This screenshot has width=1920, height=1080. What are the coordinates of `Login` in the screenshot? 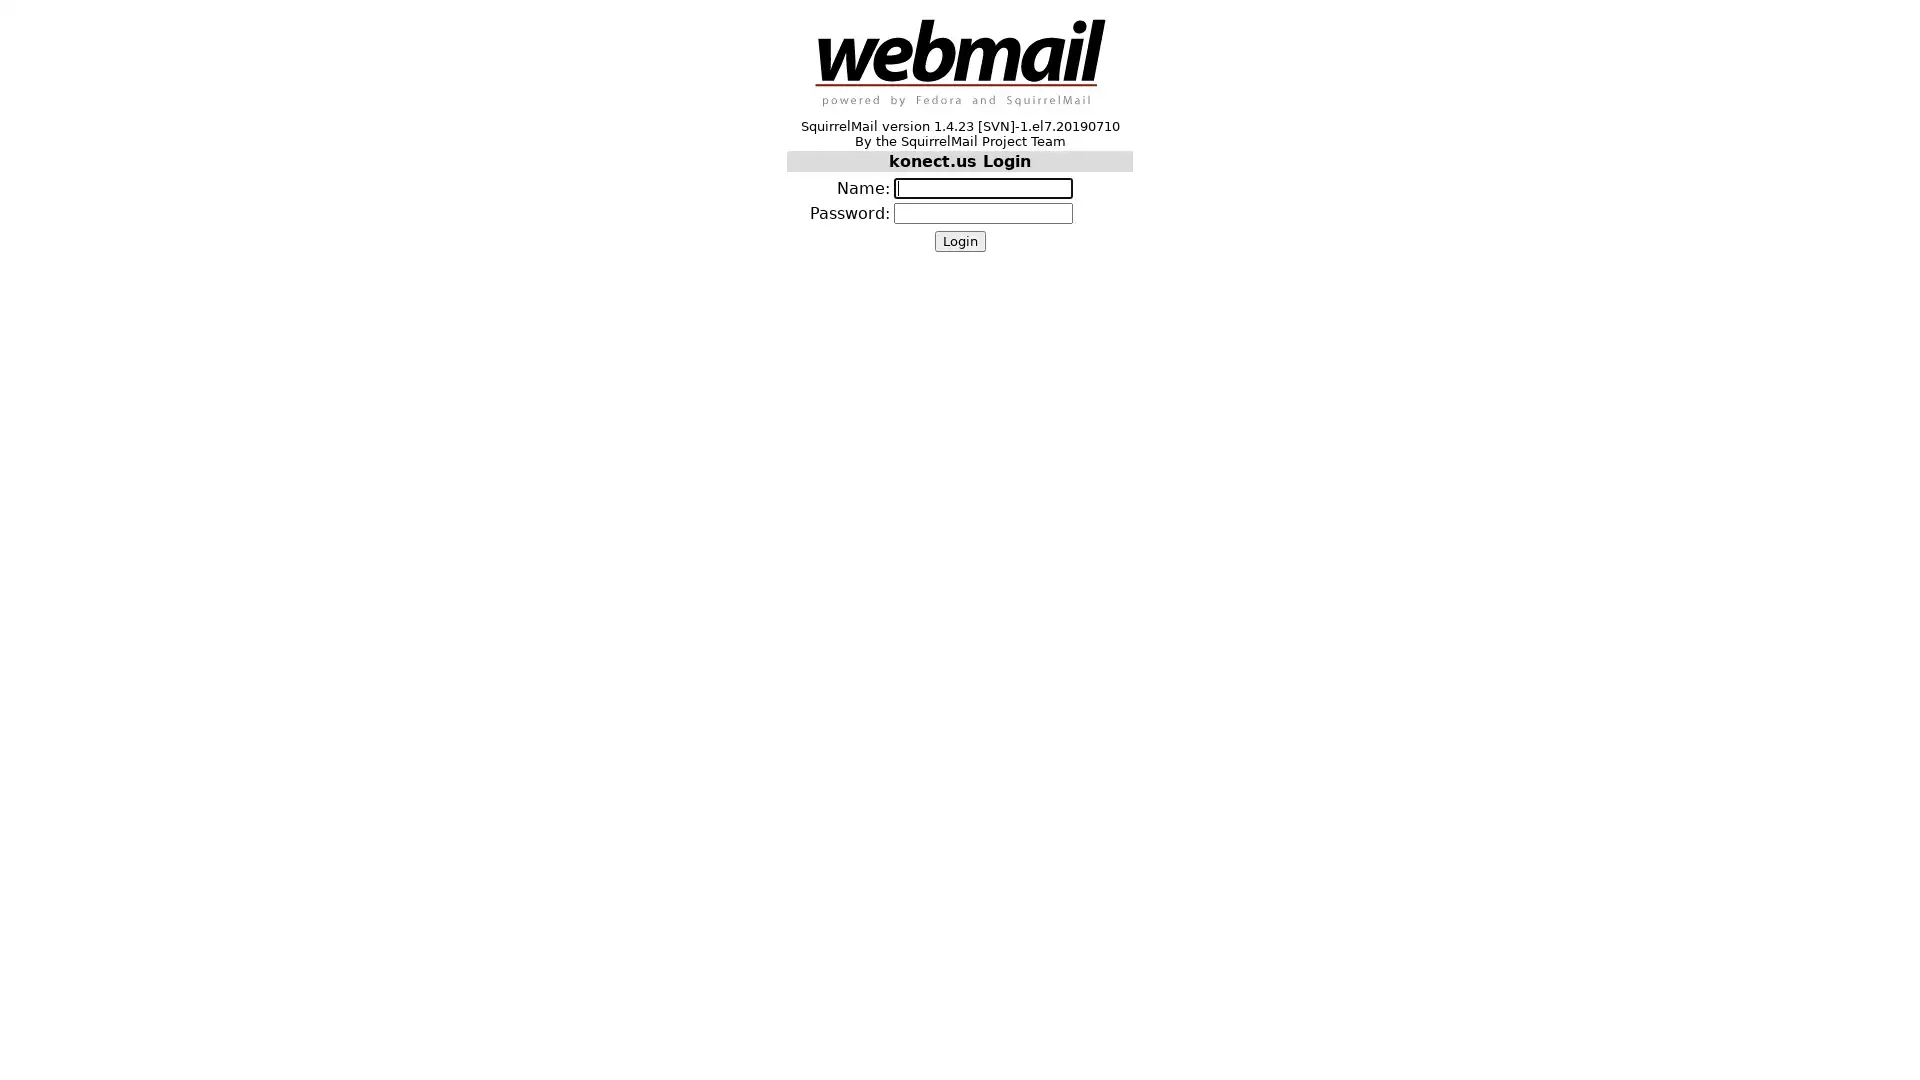 It's located at (958, 240).